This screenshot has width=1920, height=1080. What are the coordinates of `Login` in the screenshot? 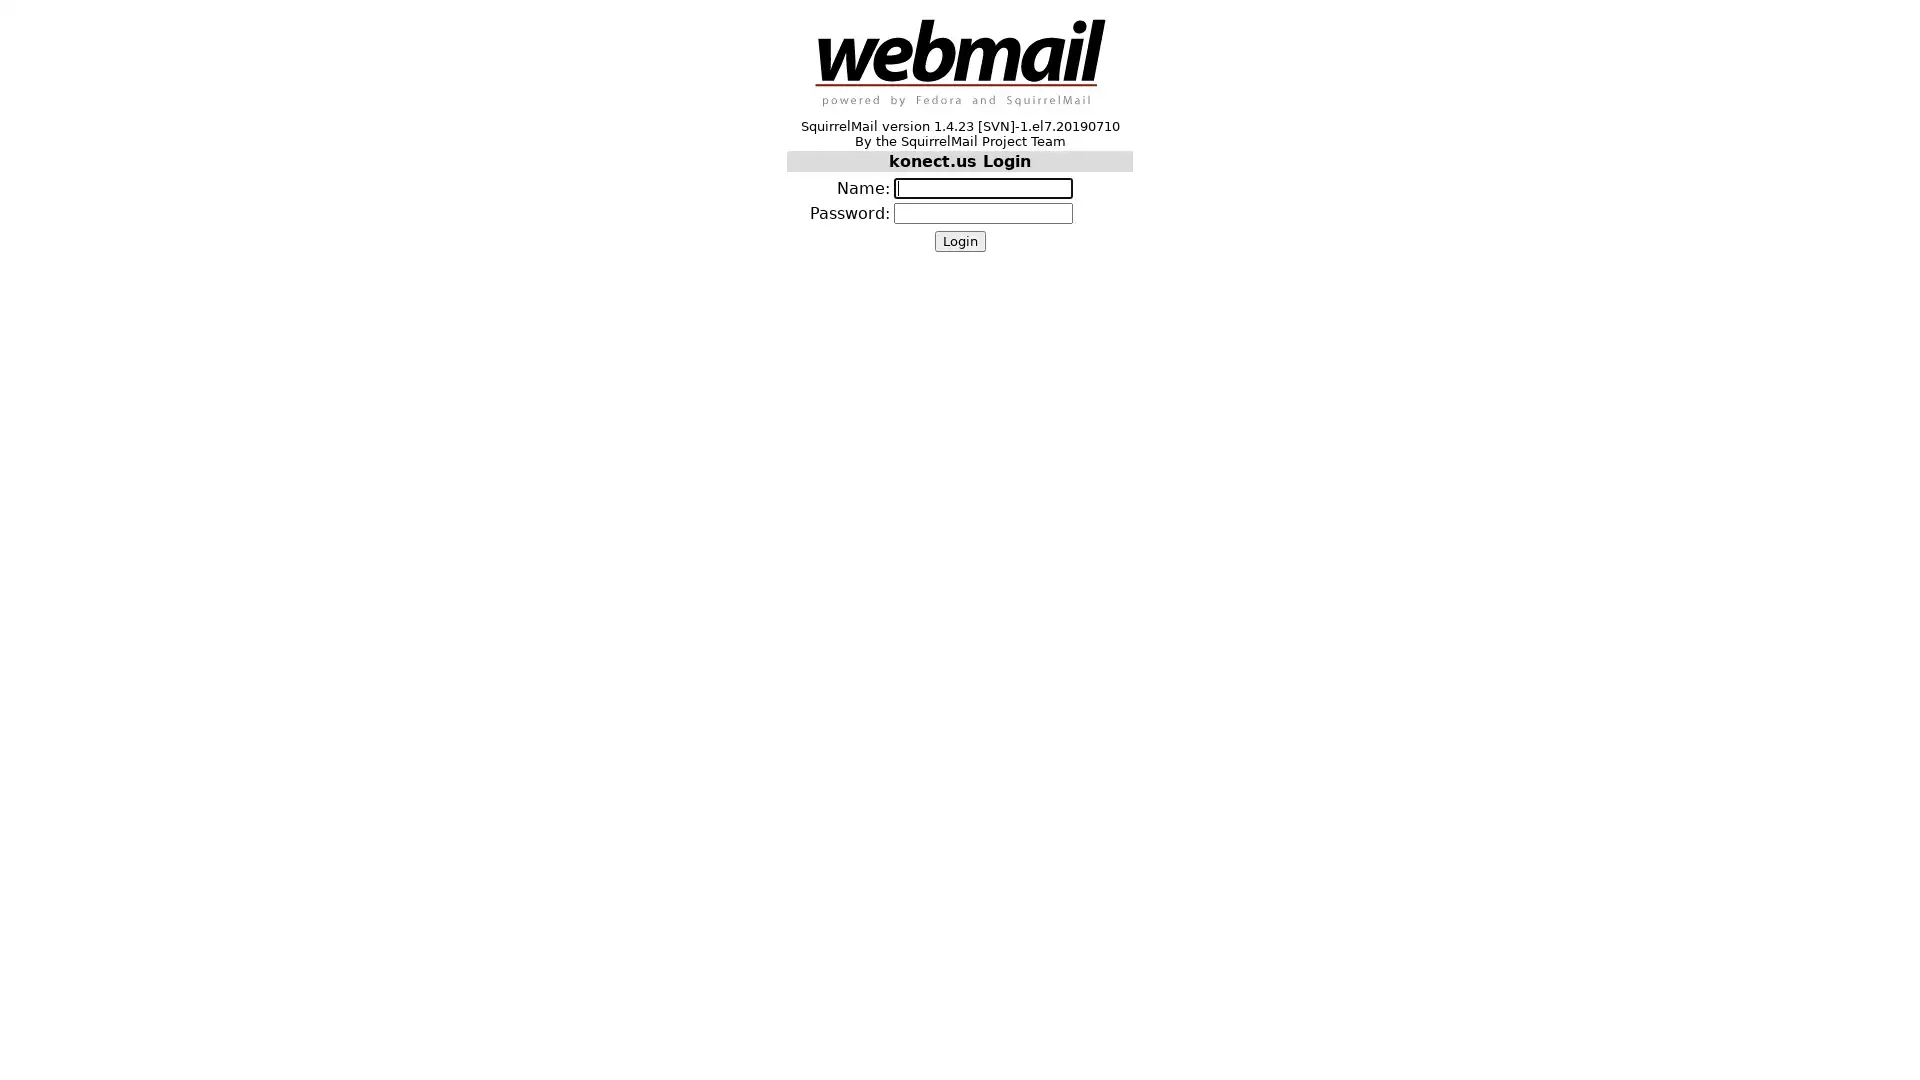 It's located at (958, 240).